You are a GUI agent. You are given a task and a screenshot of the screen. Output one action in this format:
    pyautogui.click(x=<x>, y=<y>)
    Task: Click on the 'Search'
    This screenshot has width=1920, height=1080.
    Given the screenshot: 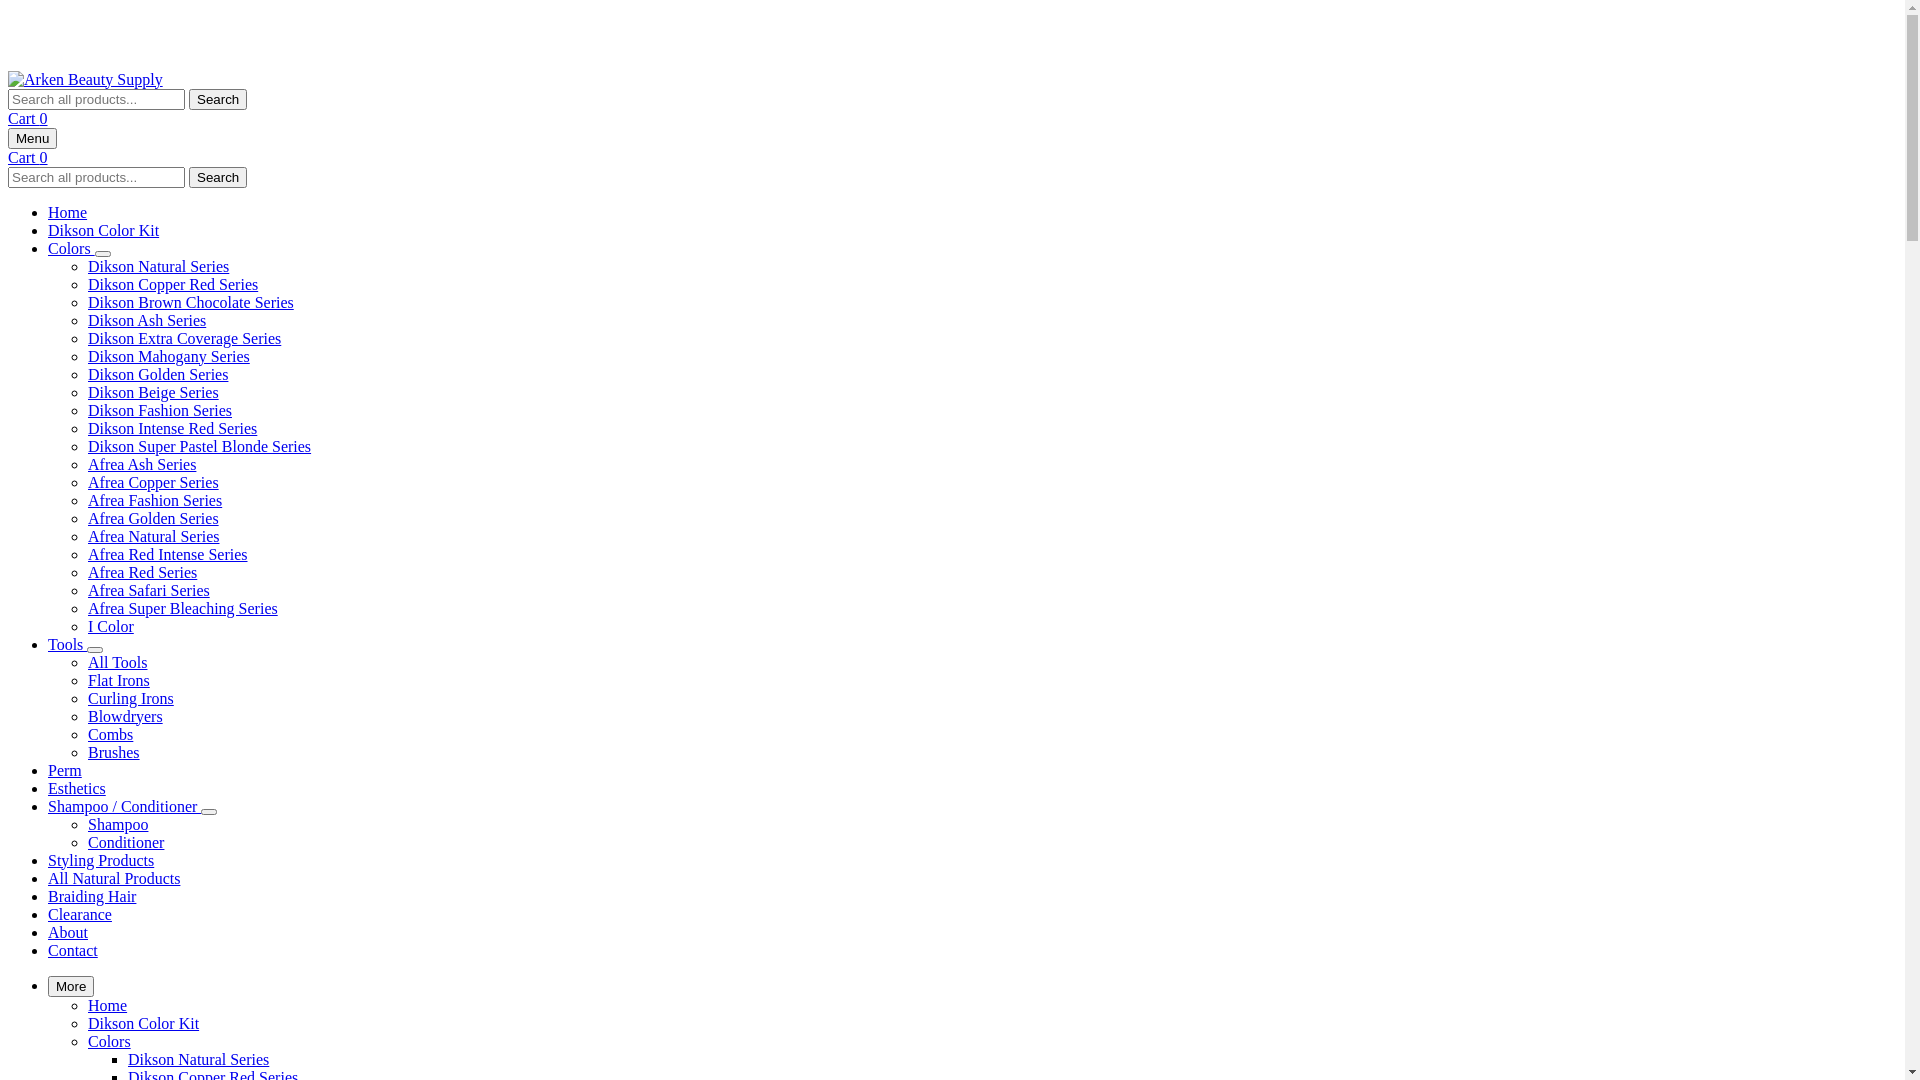 What is the action you would take?
    pyautogui.click(x=217, y=98)
    